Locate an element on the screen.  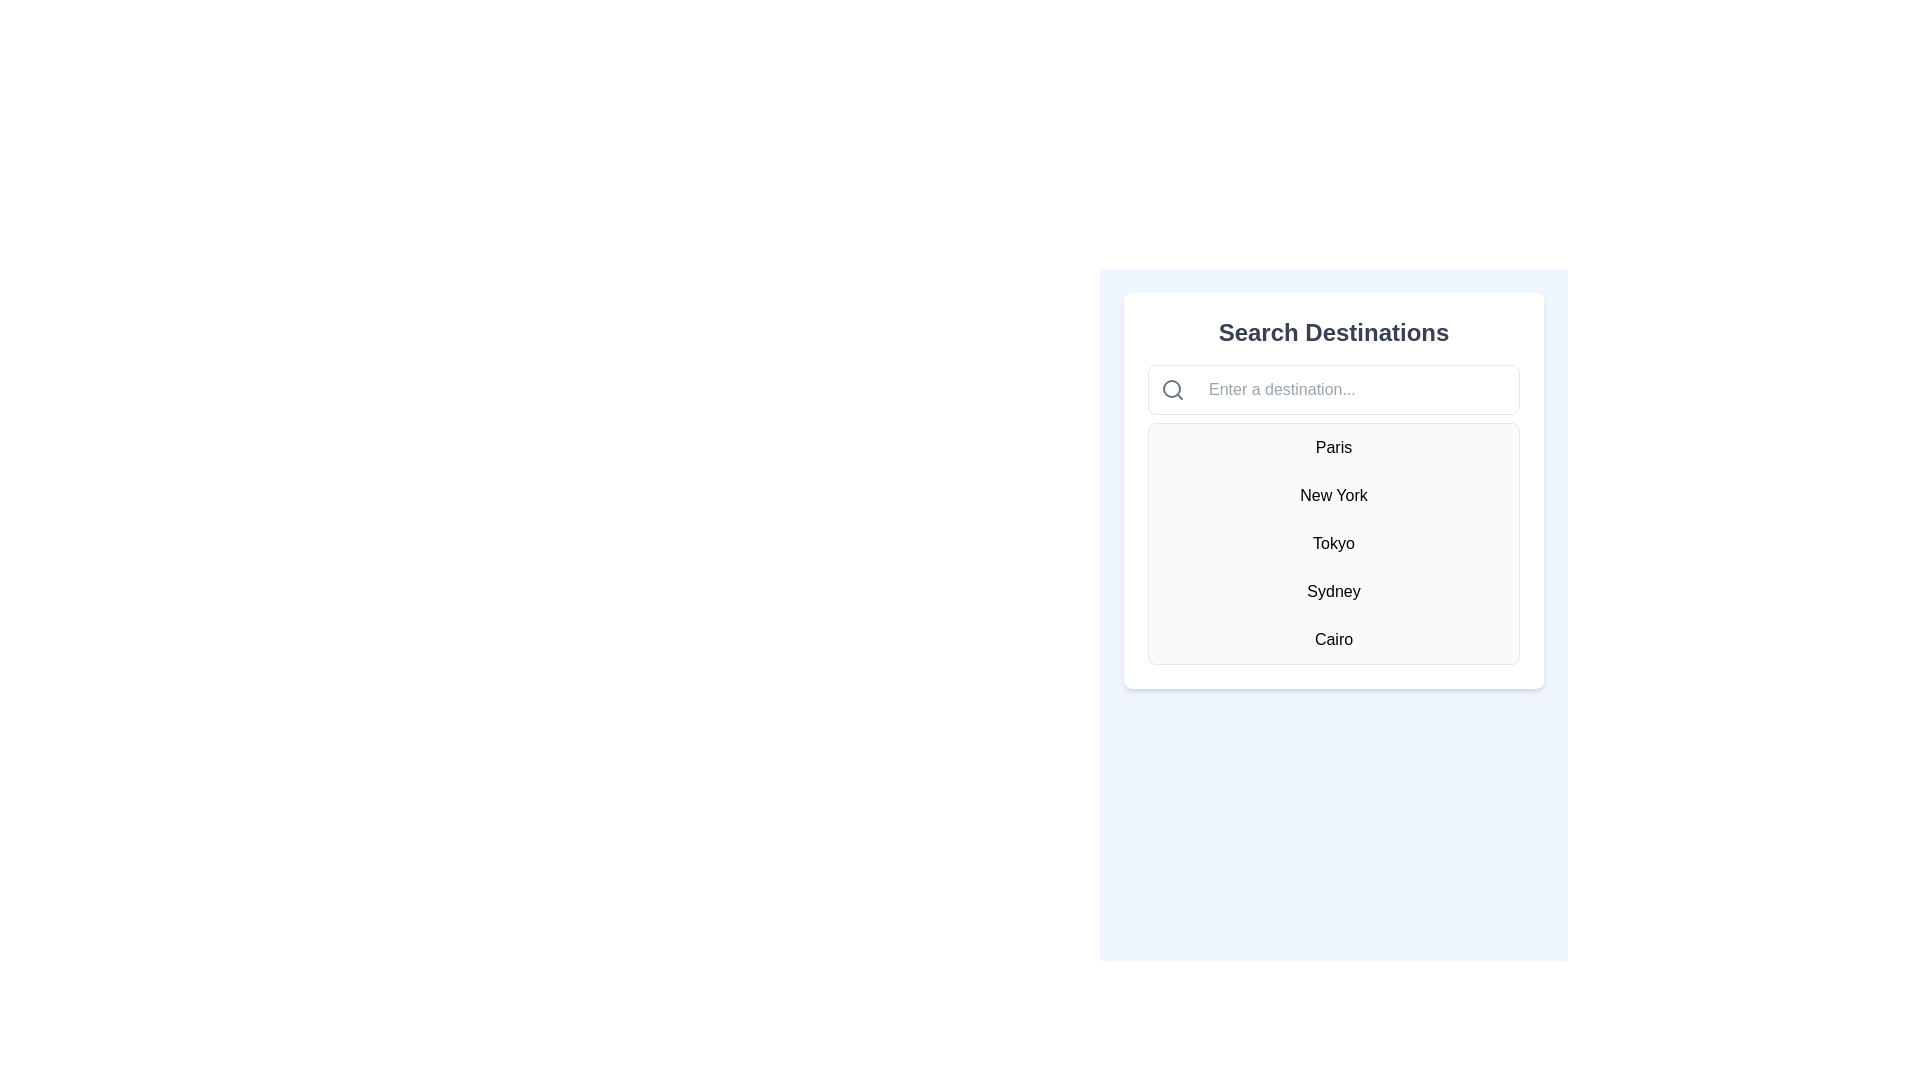
the text input field for searching destinations, which features a placeholder 'Enter a destination...' and a search icon on the left is located at coordinates (1334, 389).